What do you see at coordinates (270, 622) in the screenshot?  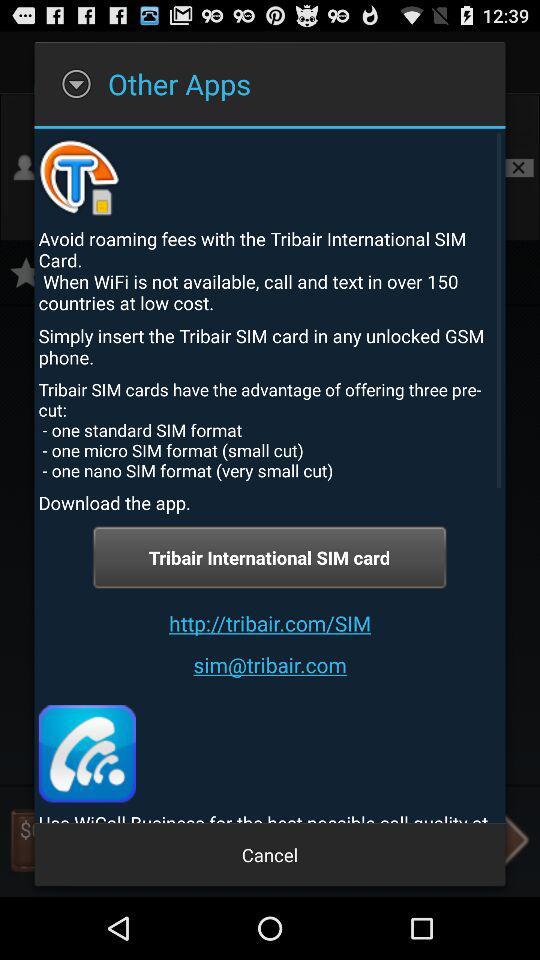 I see `item below the tribair international sim button` at bounding box center [270, 622].